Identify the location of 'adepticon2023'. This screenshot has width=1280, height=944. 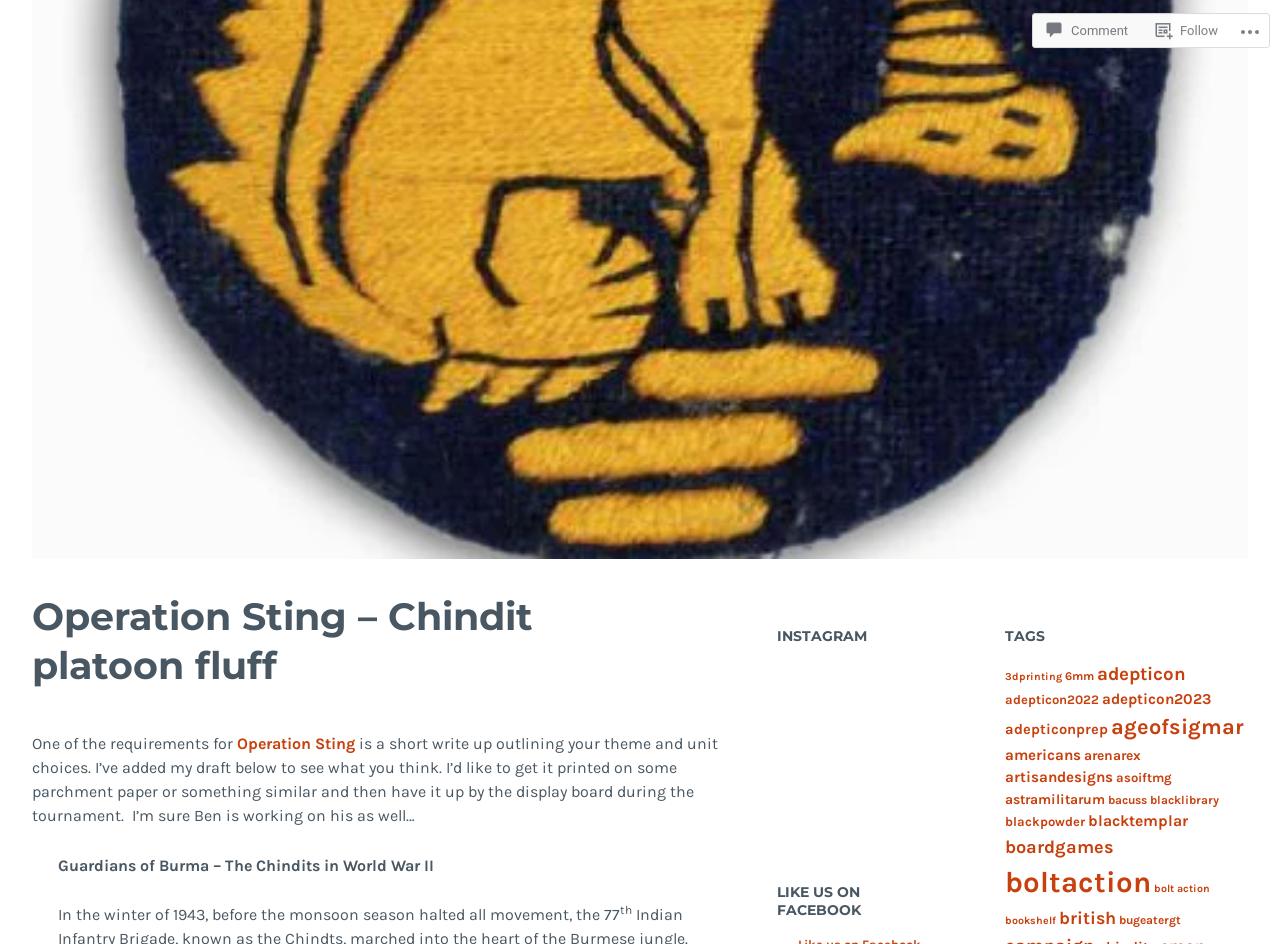
(1155, 698).